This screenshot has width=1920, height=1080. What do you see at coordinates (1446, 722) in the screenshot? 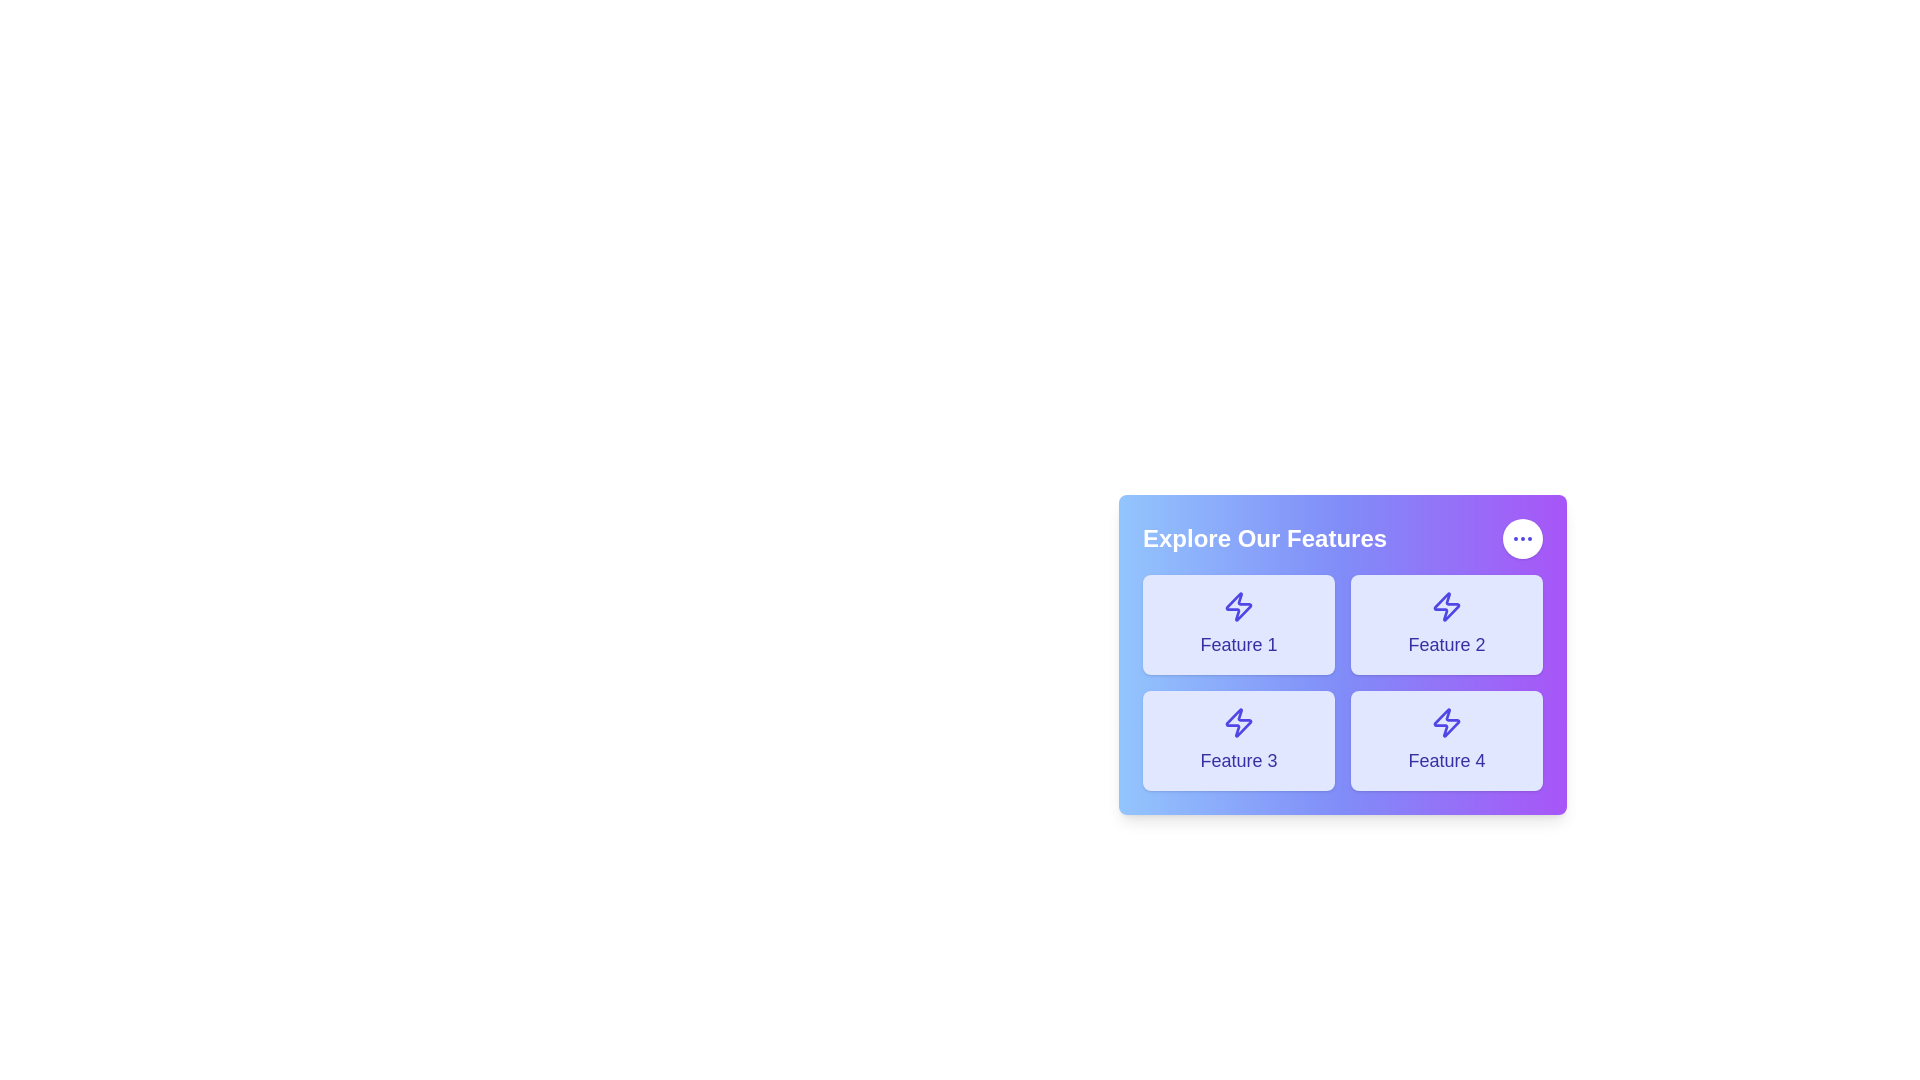
I see `the lightning bolt icon with a purple stroke and rounded outline, located in the bottom-right section of a grid above the text 'Feature 4'` at bounding box center [1446, 722].